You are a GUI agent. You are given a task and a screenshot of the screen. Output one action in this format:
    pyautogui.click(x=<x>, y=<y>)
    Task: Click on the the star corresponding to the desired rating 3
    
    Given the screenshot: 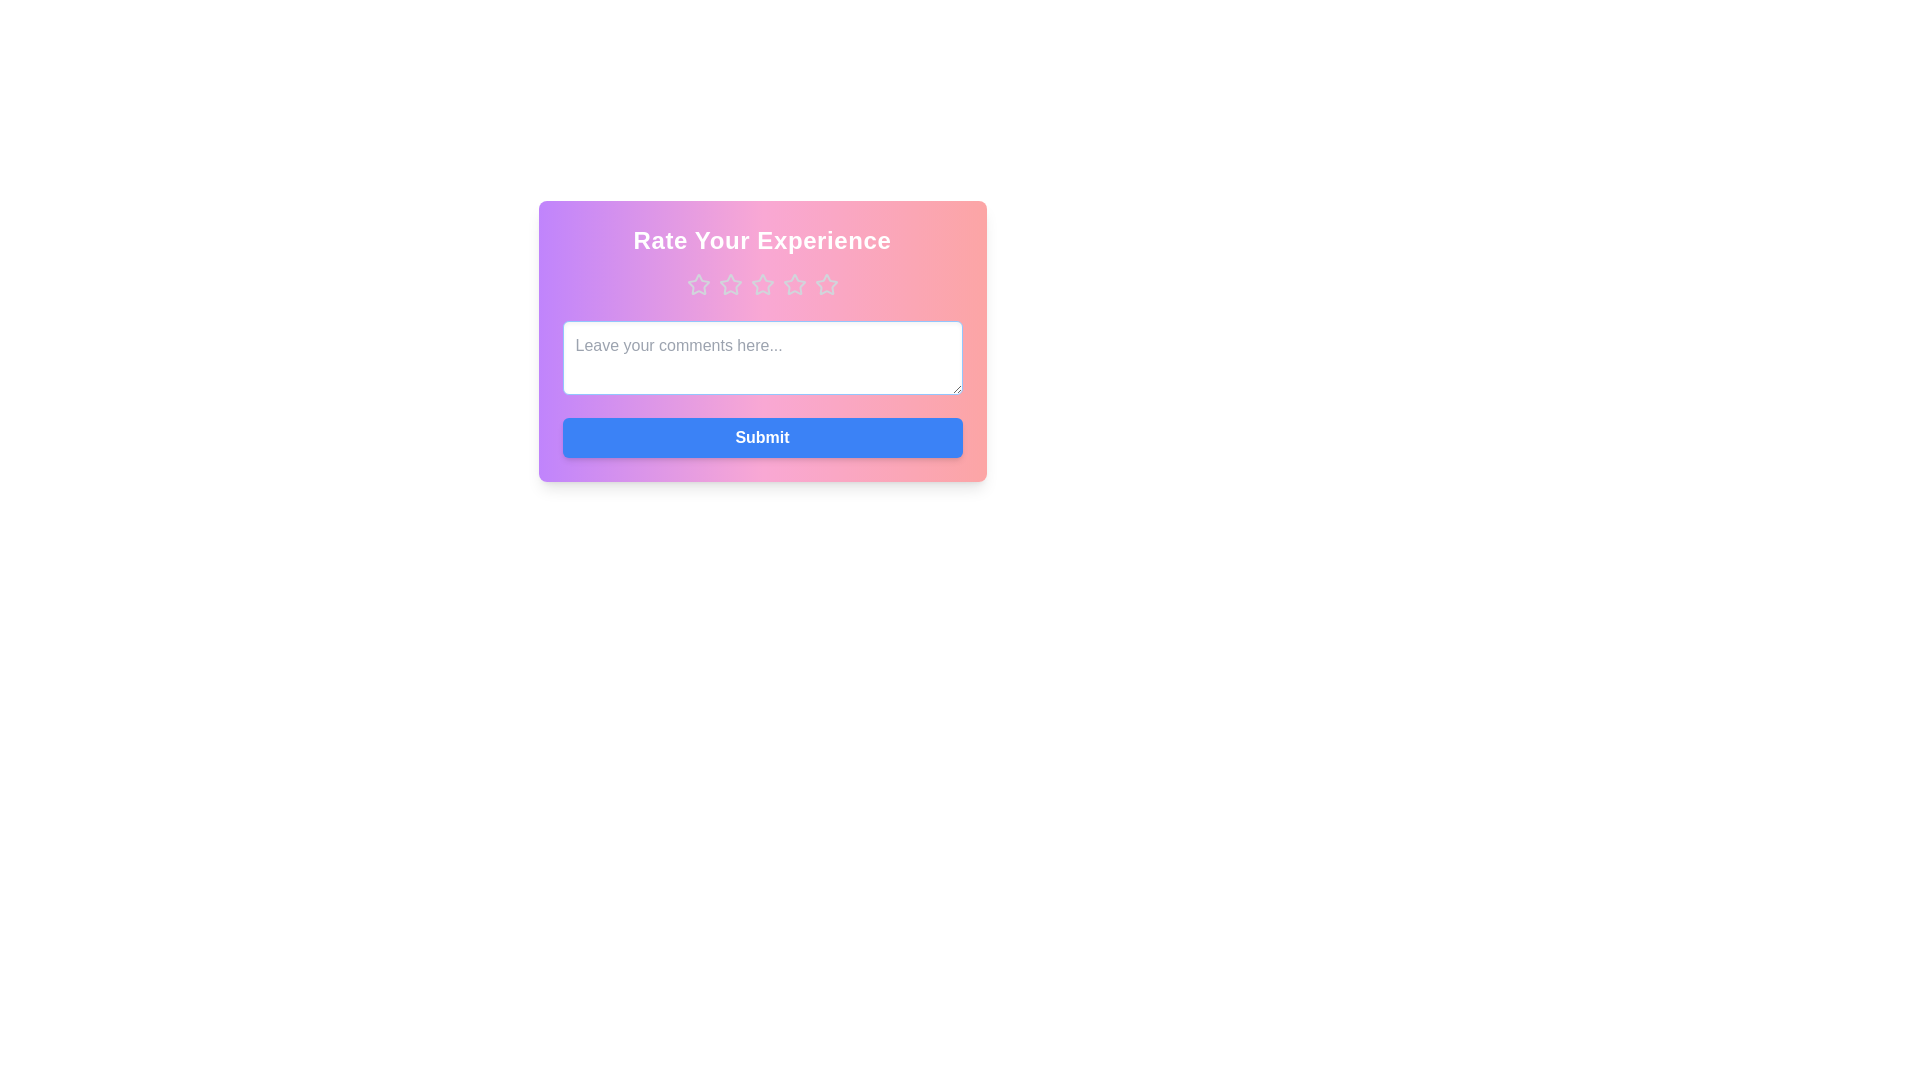 What is the action you would take?
    pyautogui.click(x=761, y=285)
    